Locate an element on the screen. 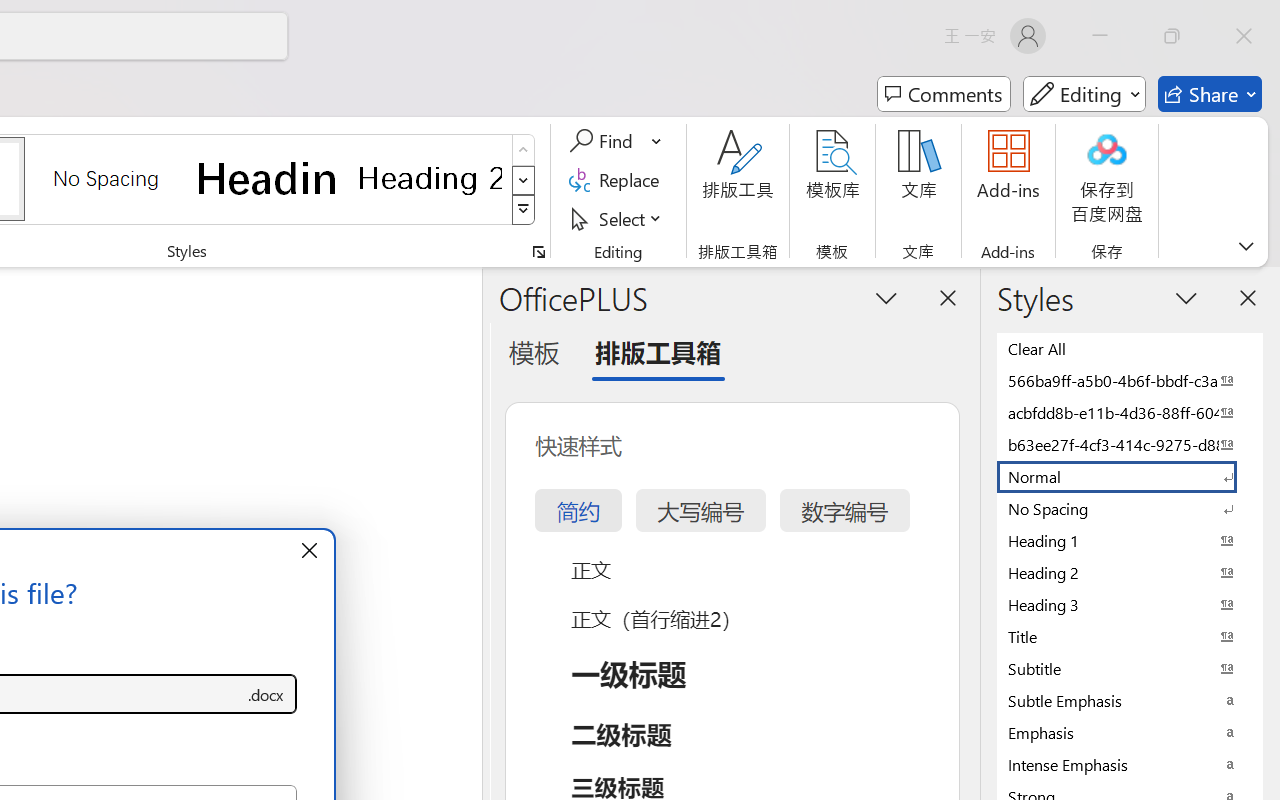 This screenshot has height=800, width=1280. 'Replace...' is located at coordinates (616, 179).